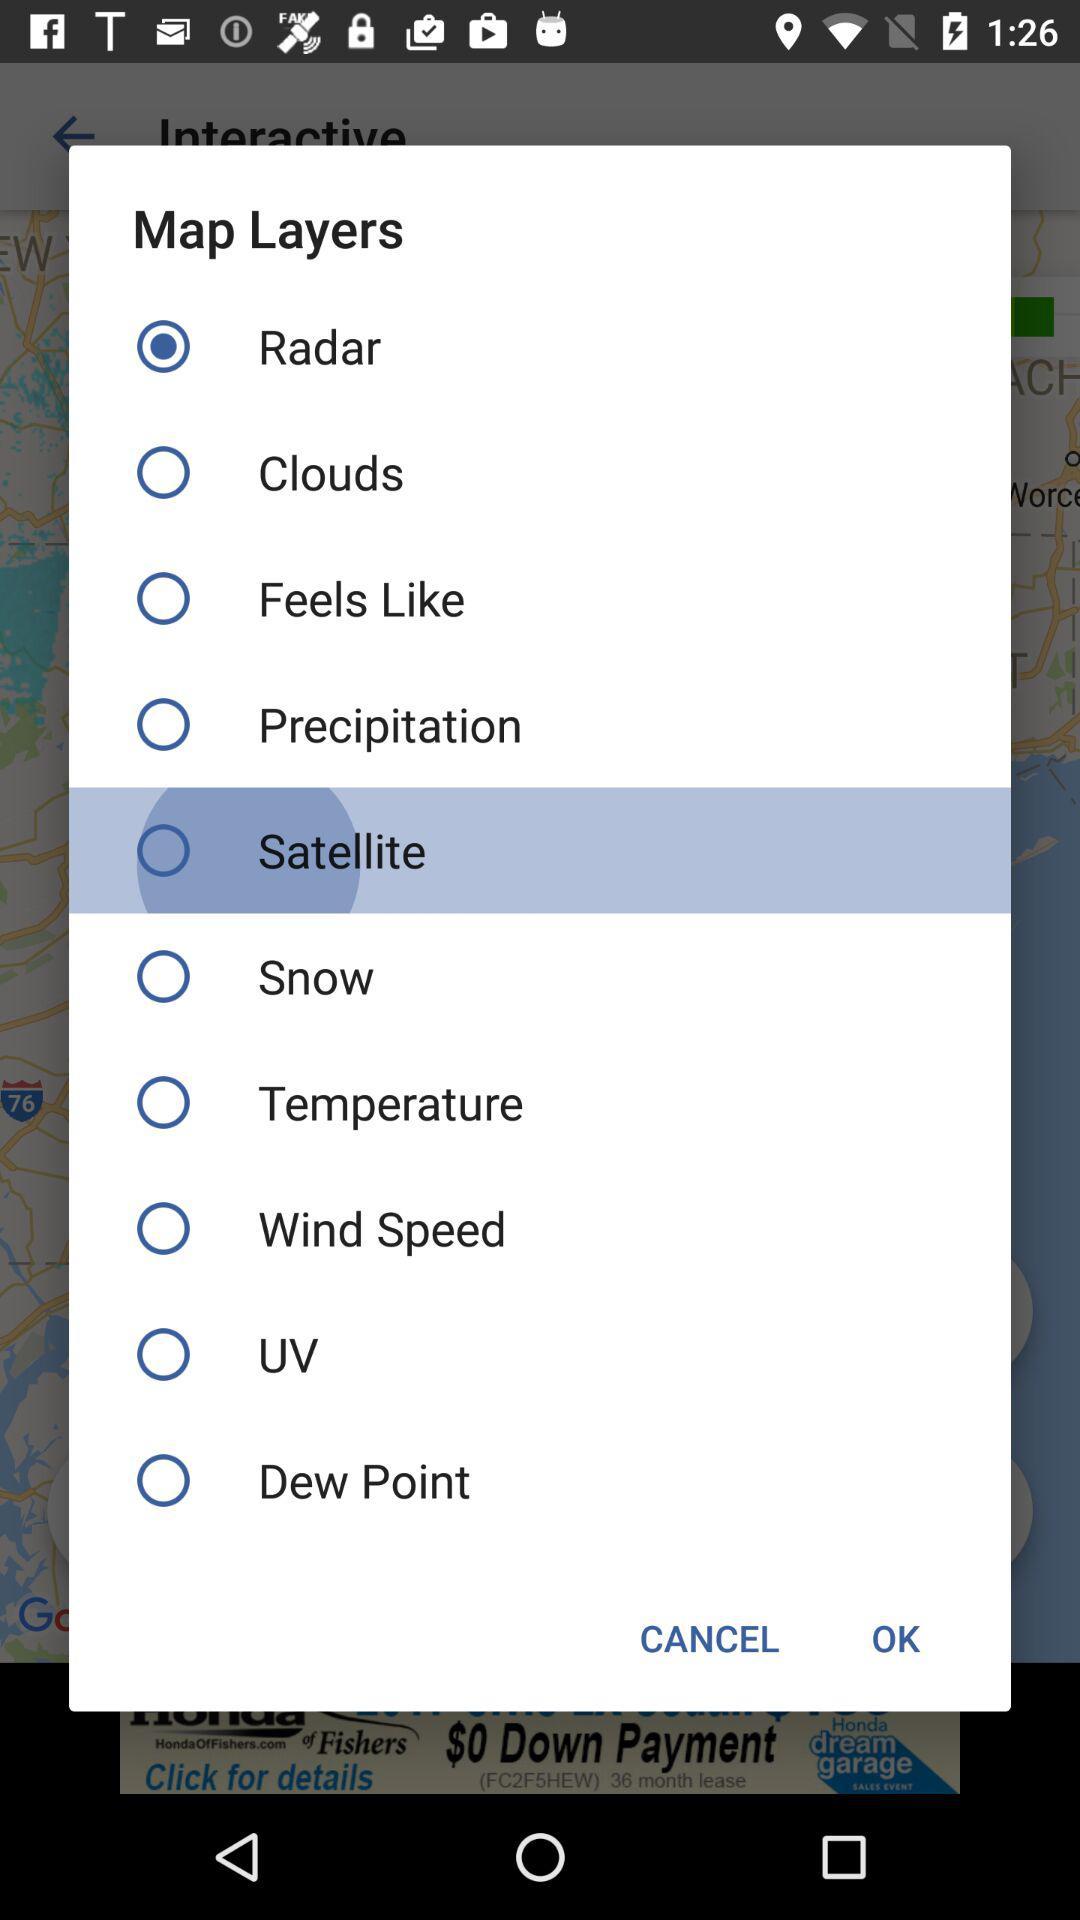 The height and width of the screenshot is (1920, 1080). What do you see at coordinates (894, 1637) in the screenshot?
I see `the item to the right of cancel icon` at bounding box center [894, 1637].